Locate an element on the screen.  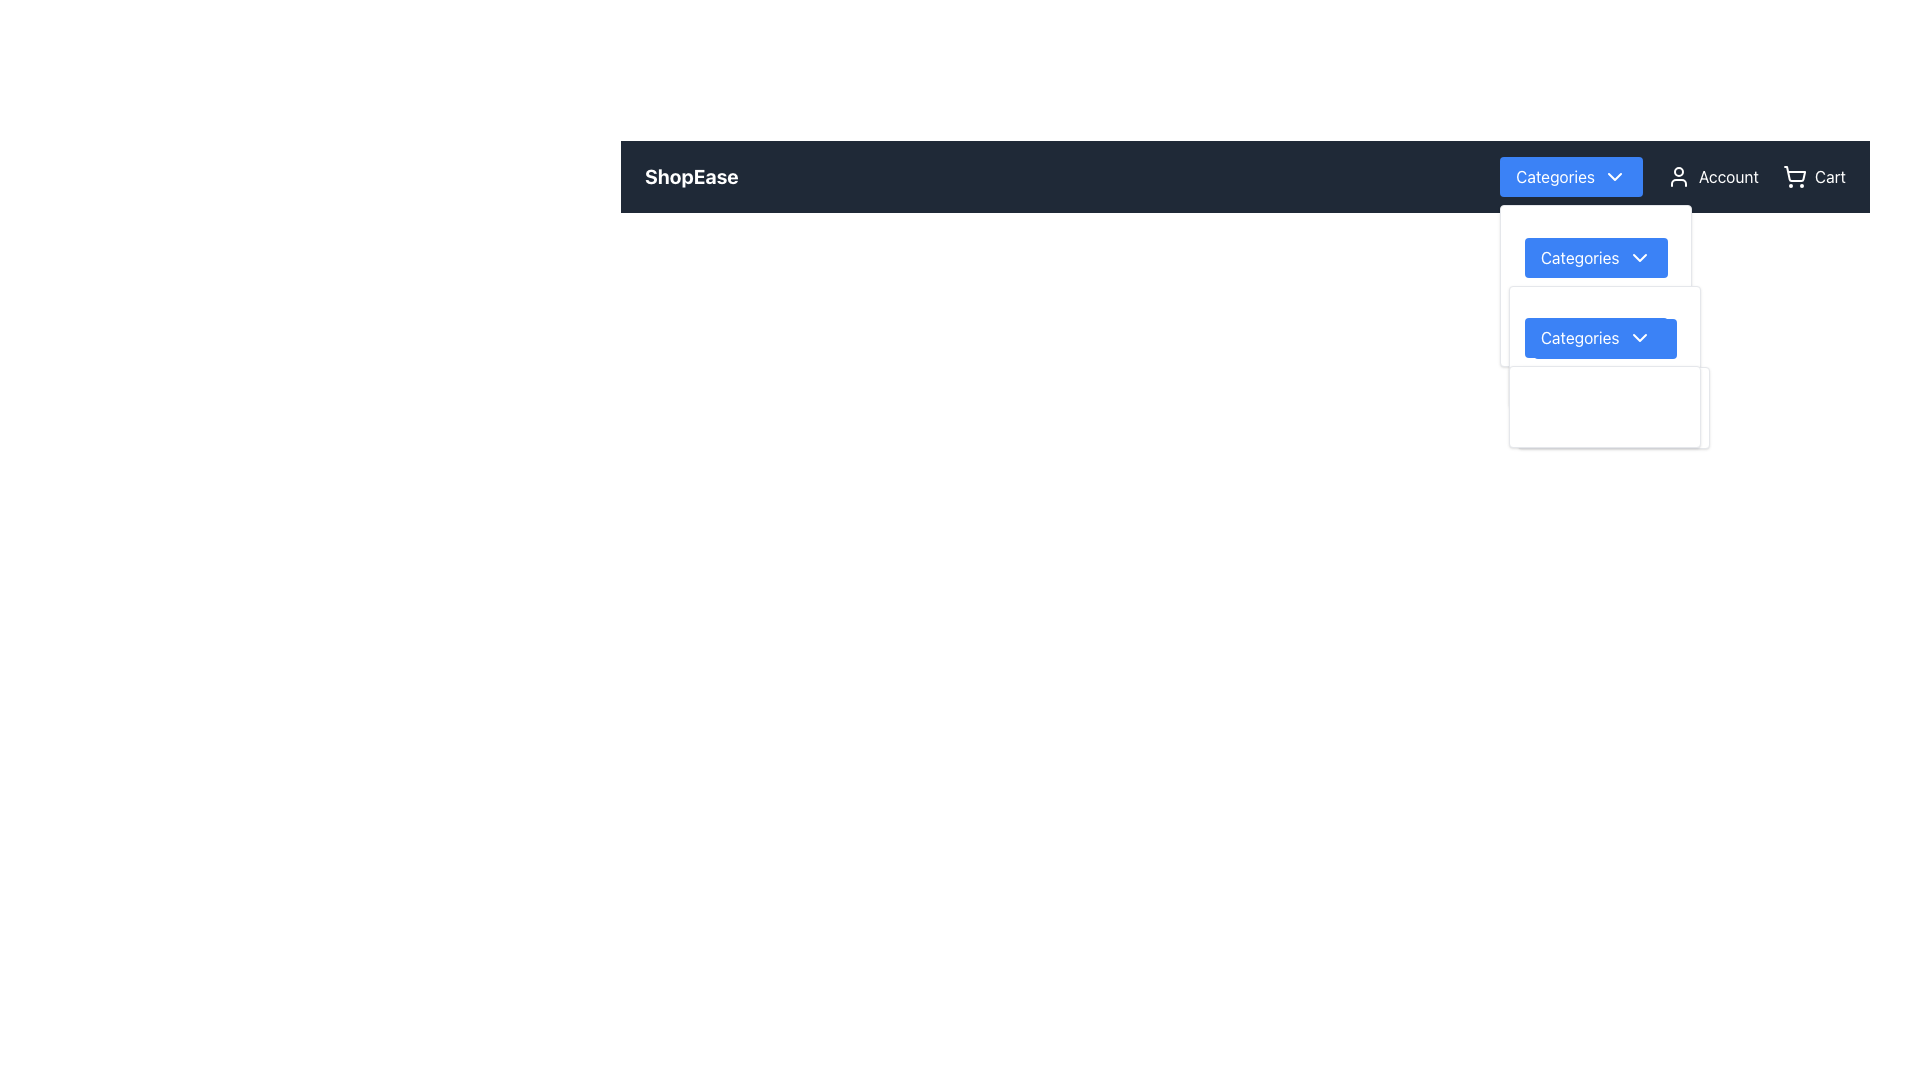
the downward-facing chevron arrow icon that is part of the 'Categories' dropdown button located near the top right of the navigation bar is located at coordinates (1639, 257).